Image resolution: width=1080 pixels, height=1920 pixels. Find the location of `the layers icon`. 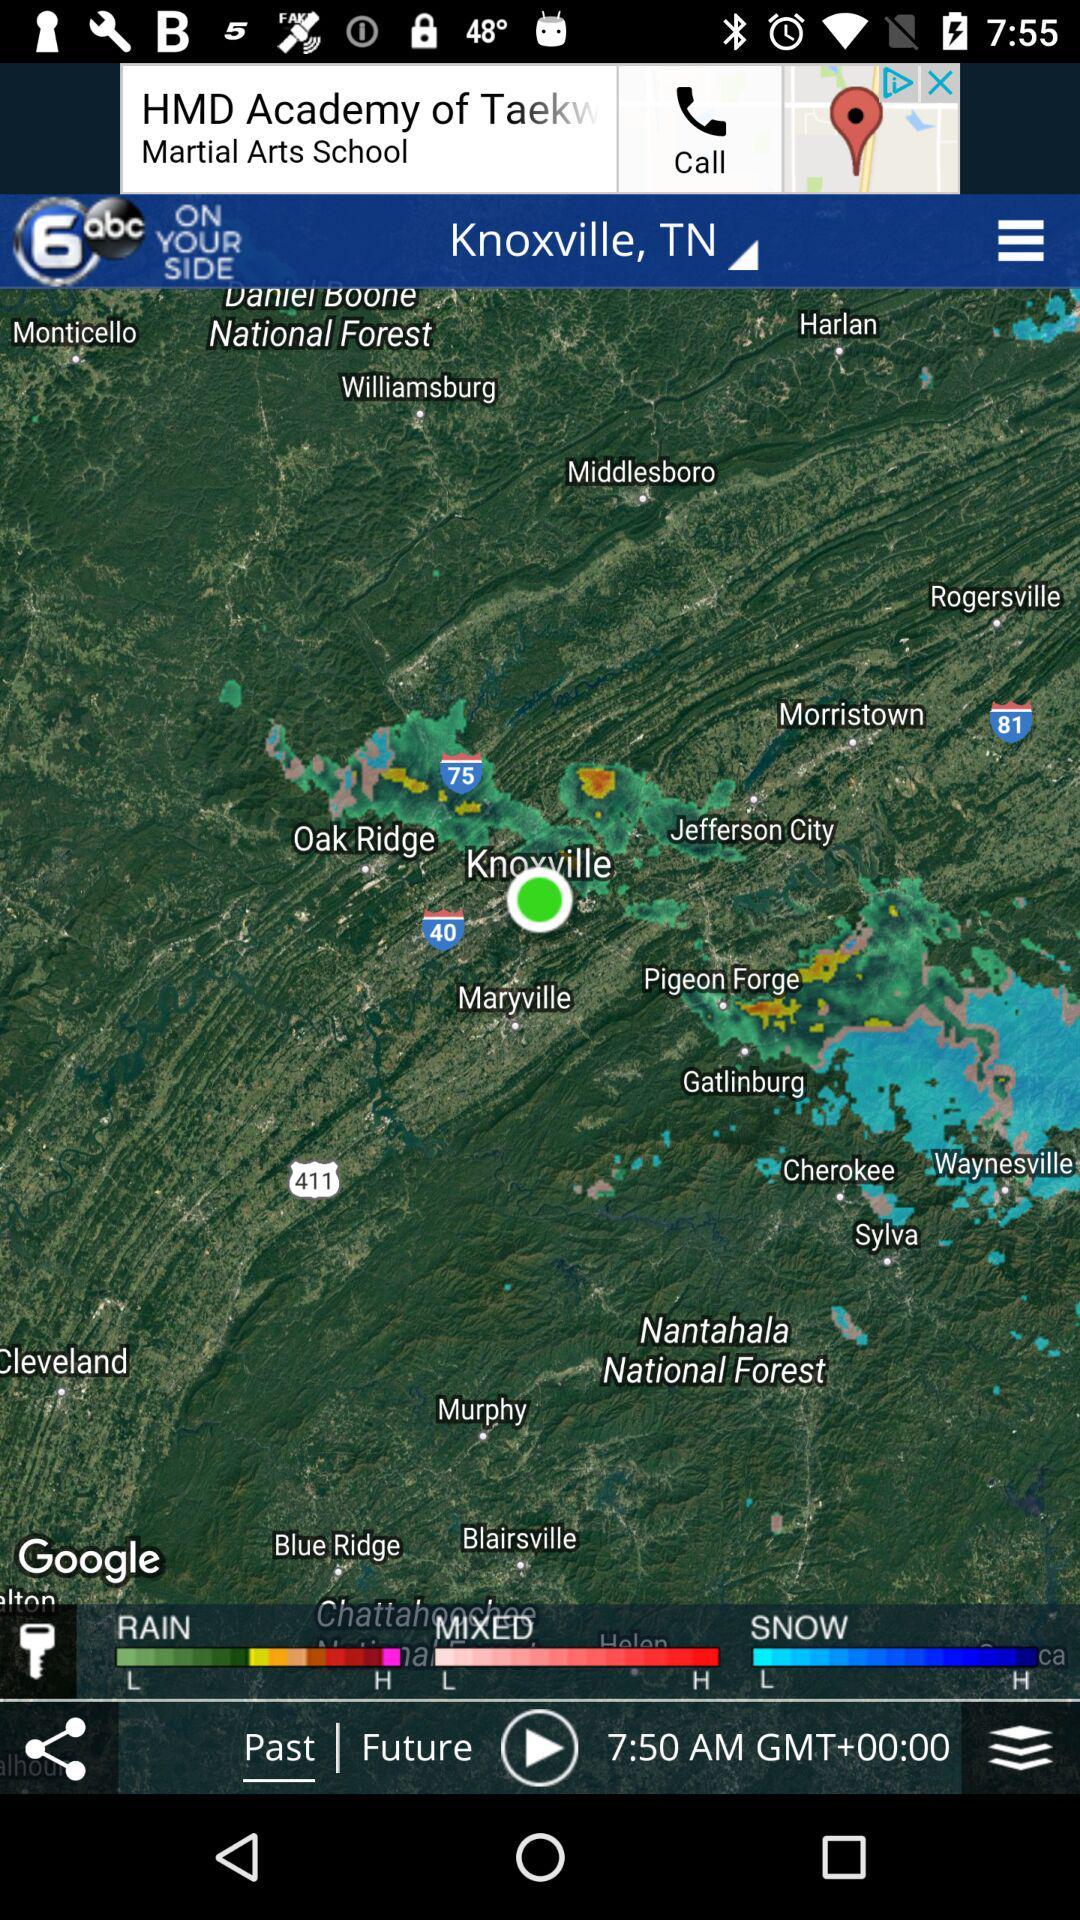

the layers icon is located at coordinates (1020, 1746).